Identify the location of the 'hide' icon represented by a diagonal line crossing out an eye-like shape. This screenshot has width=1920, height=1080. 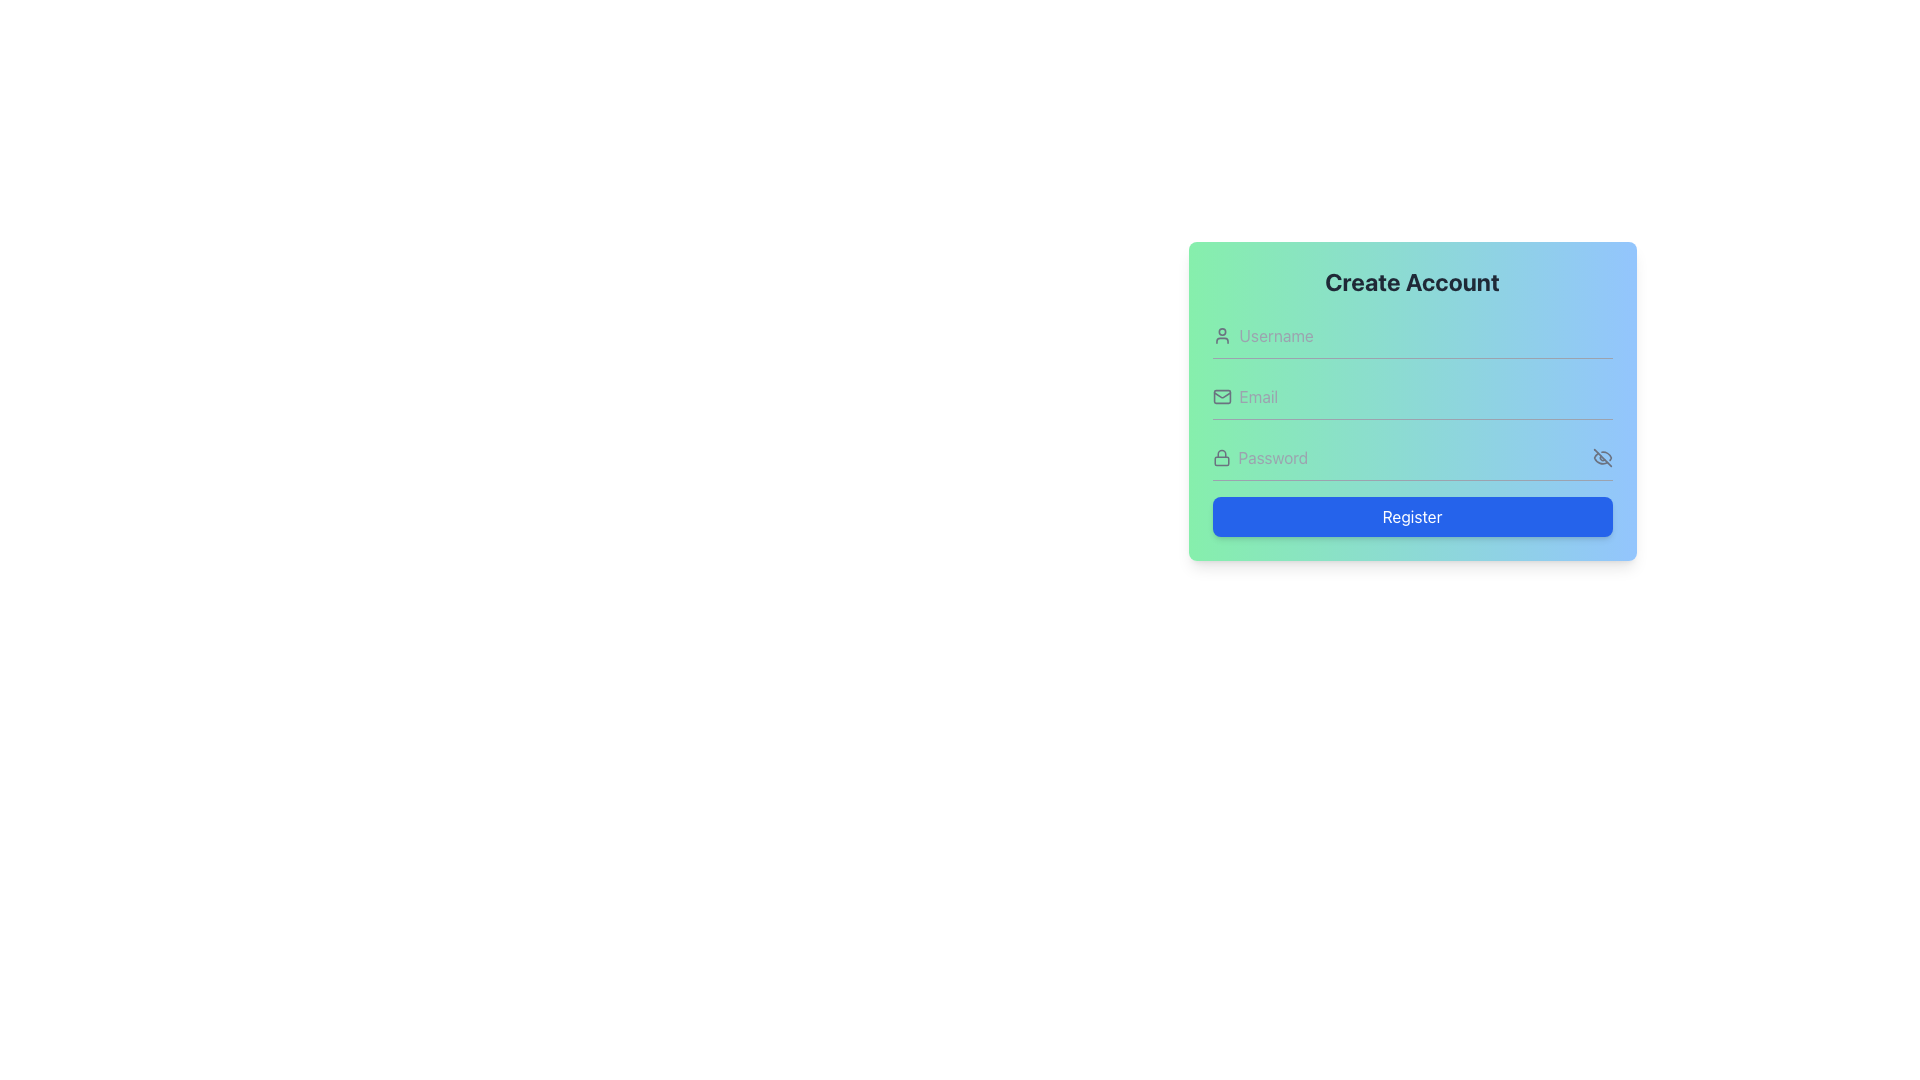
(1602, 458).